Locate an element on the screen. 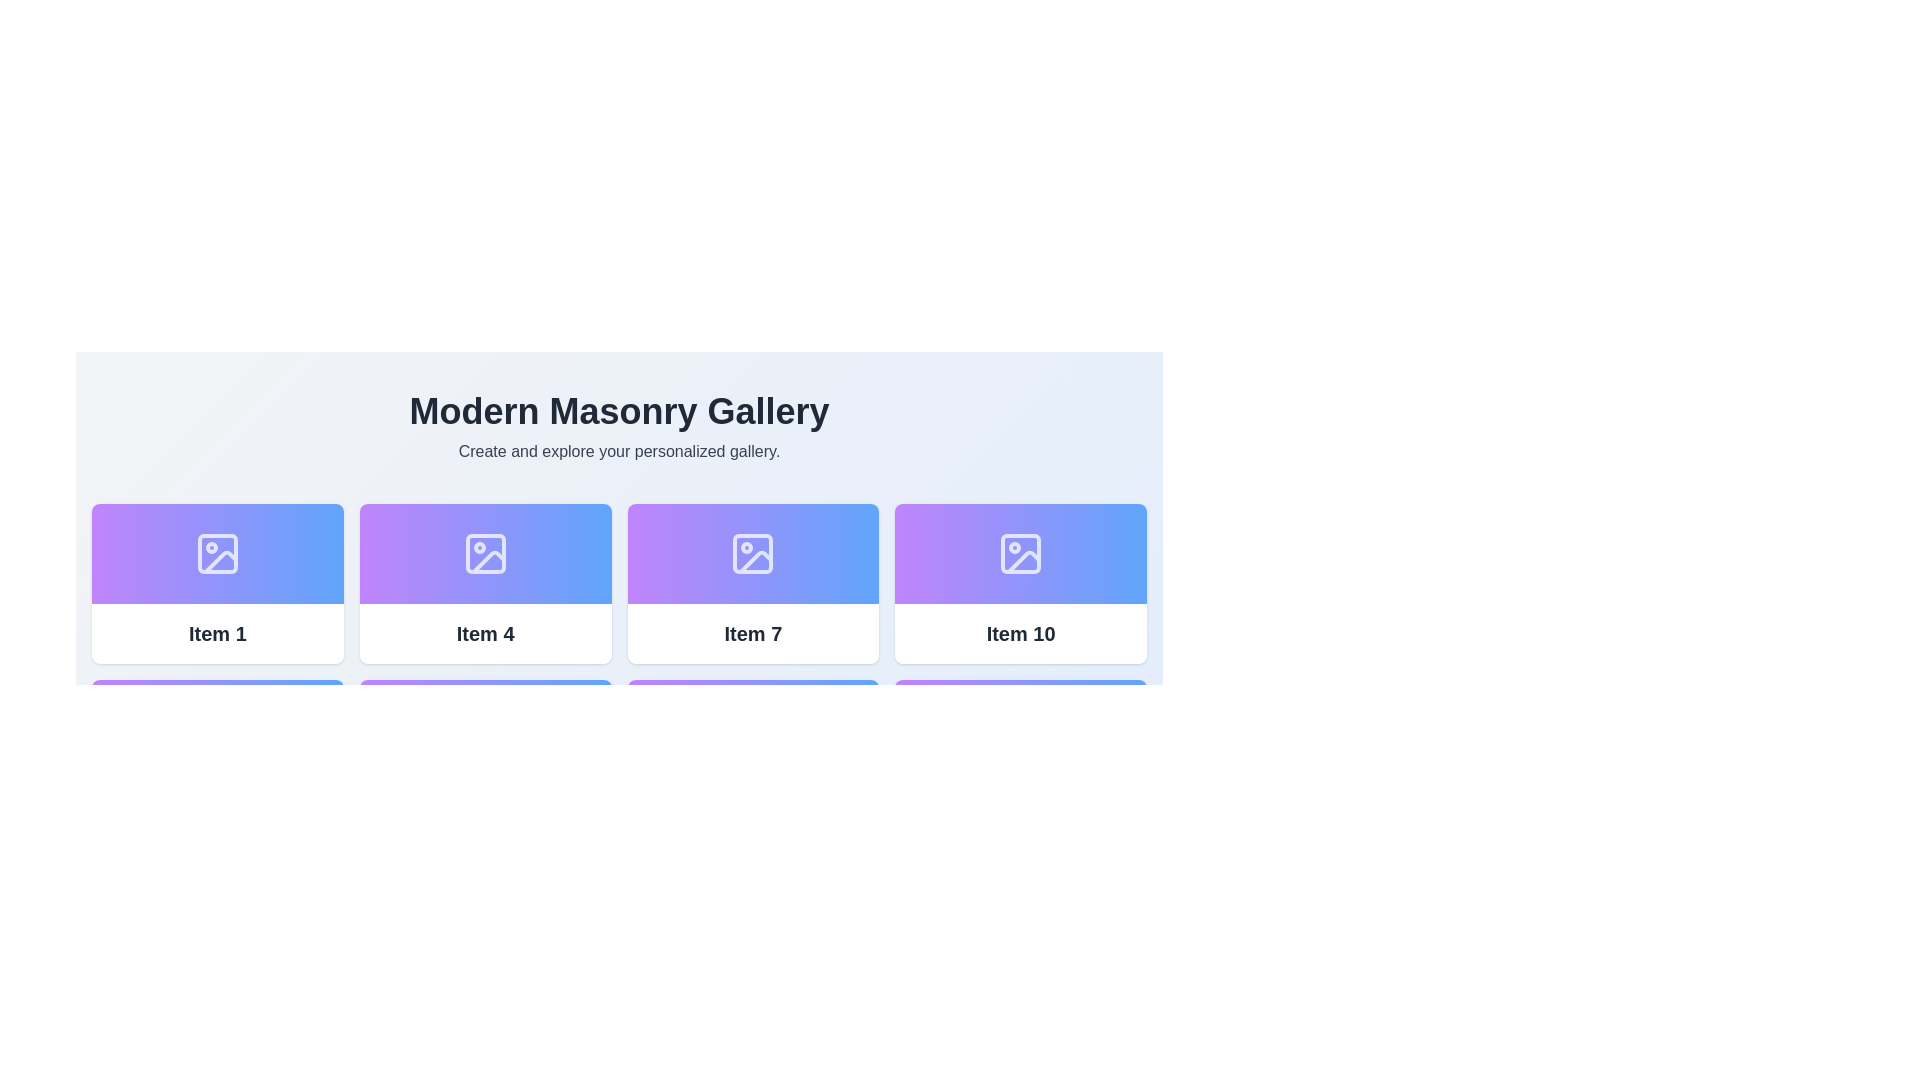 The width and height of the screenshot is (1920, 1080). the text label that displays 'Item 4', which is styled with bold and large dark gray text and is part of the second card in the second row of a grid layout is located at coordinates (485, 633).